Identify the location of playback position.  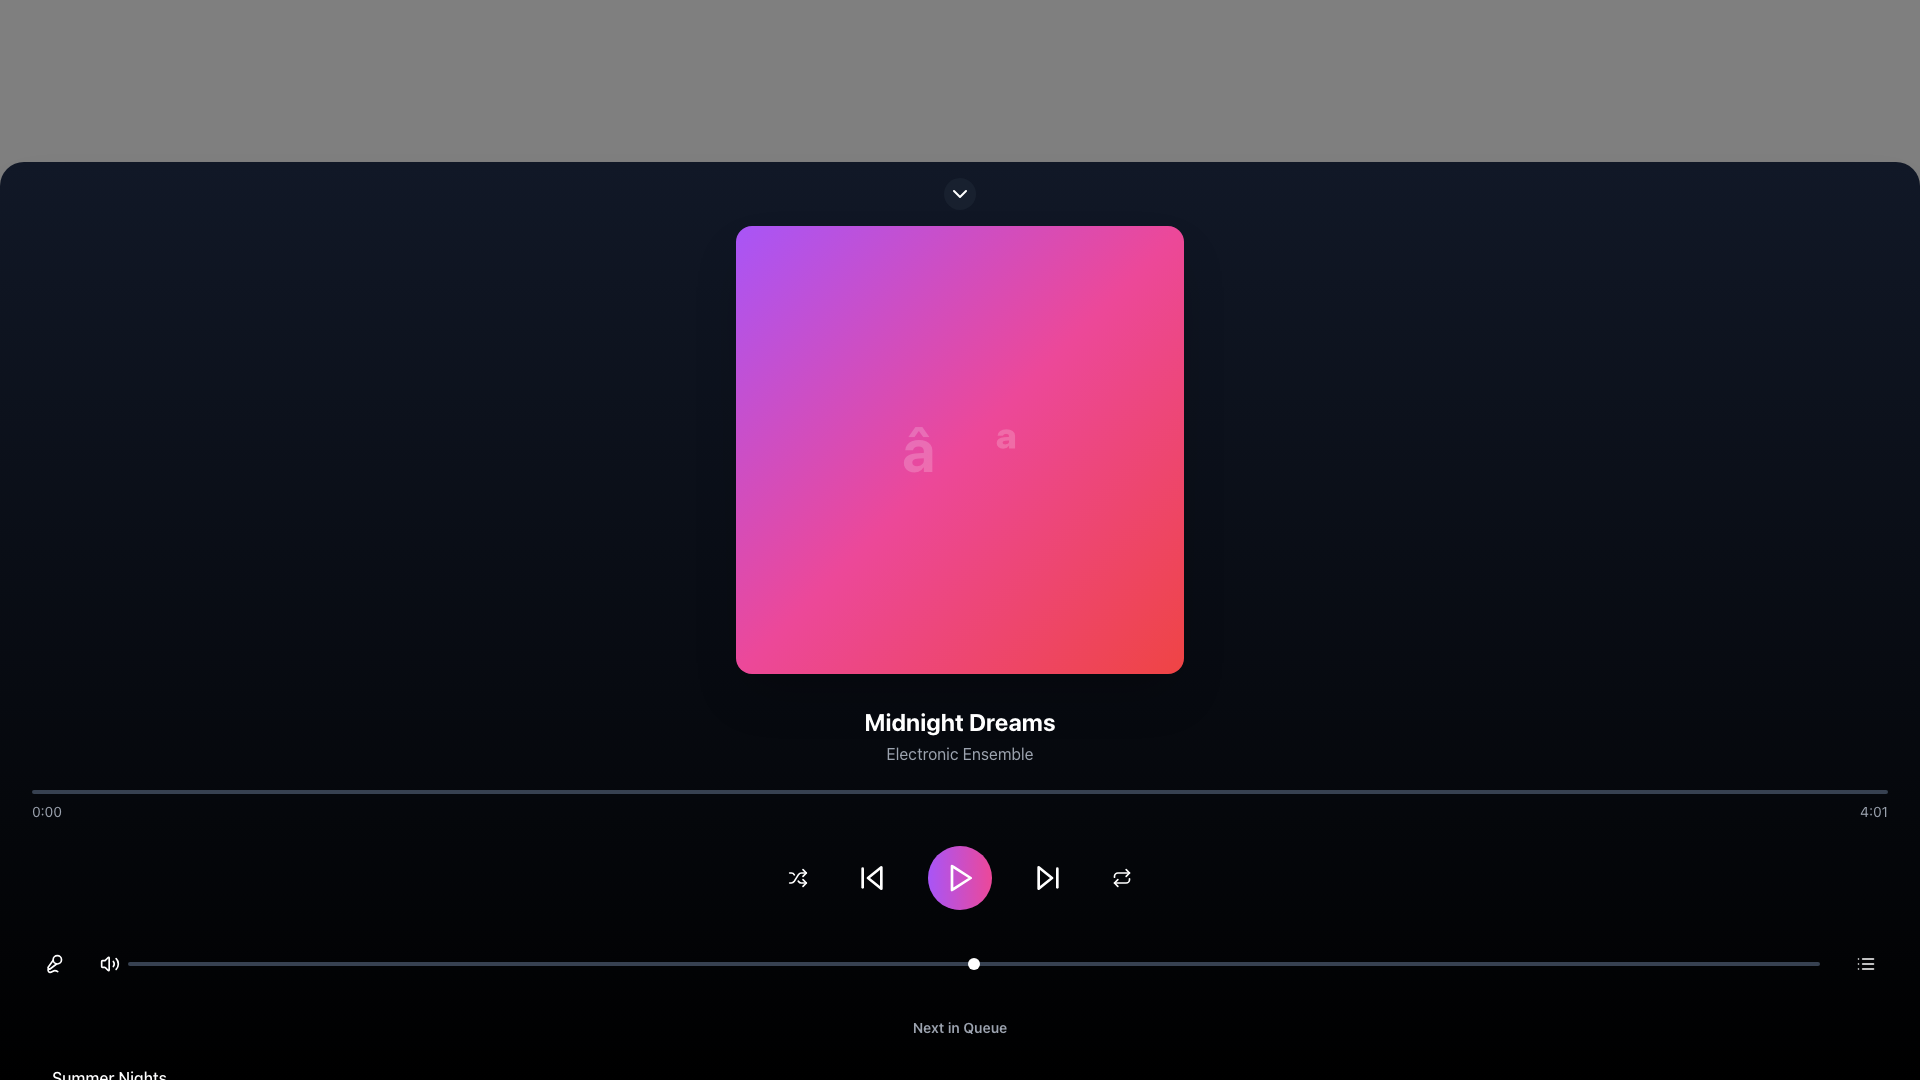
(551, 790).